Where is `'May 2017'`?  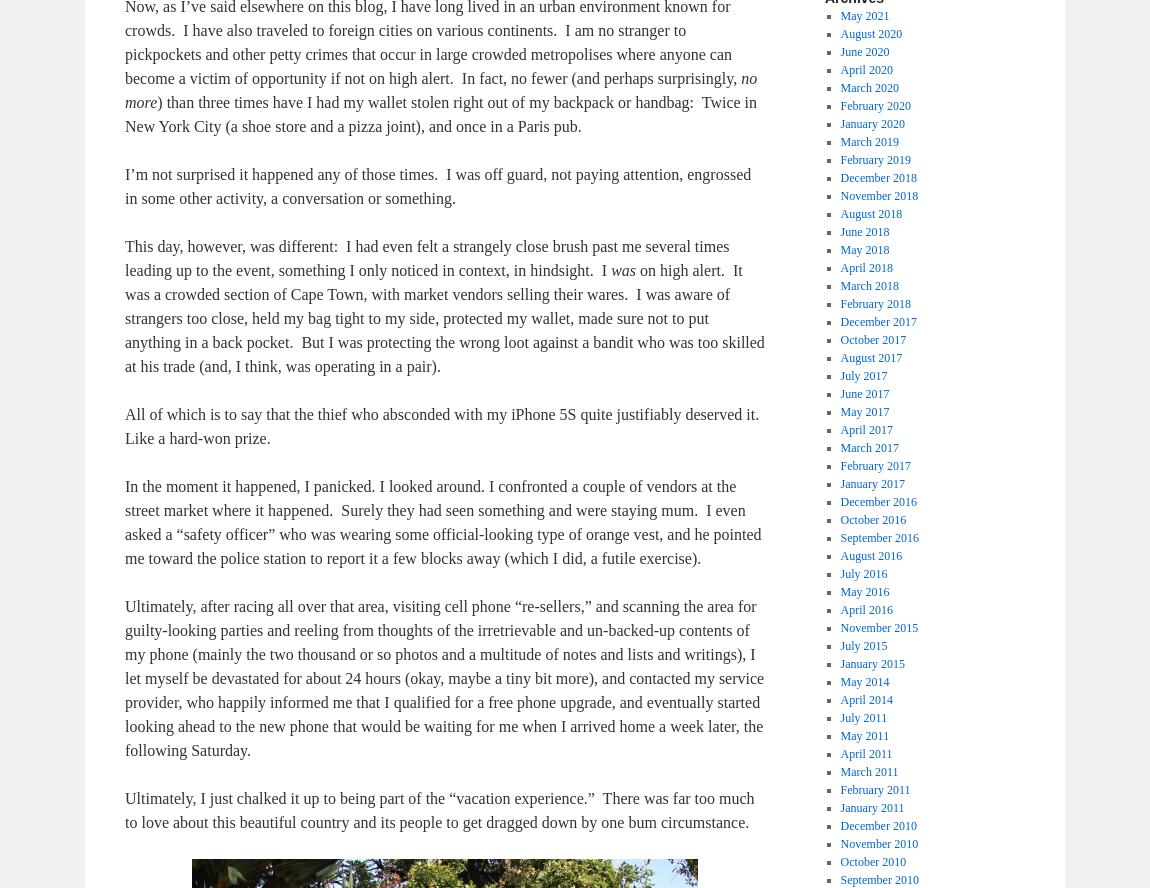 'May 2017' is located at coordinates (864, 411).